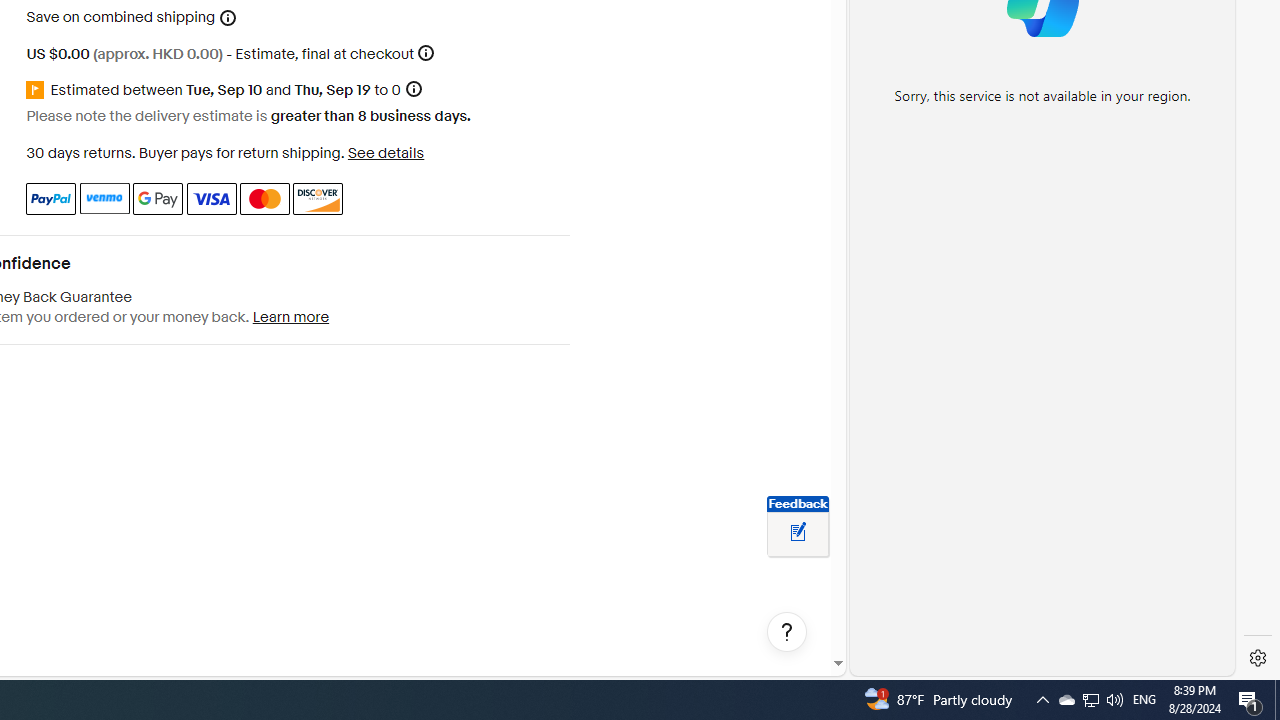 This screenshot has height=720, width=1280. What do you see at coordinates (103, 198) in the screenshot?
I see `'Venmo'` at bounding box center [103, 198].